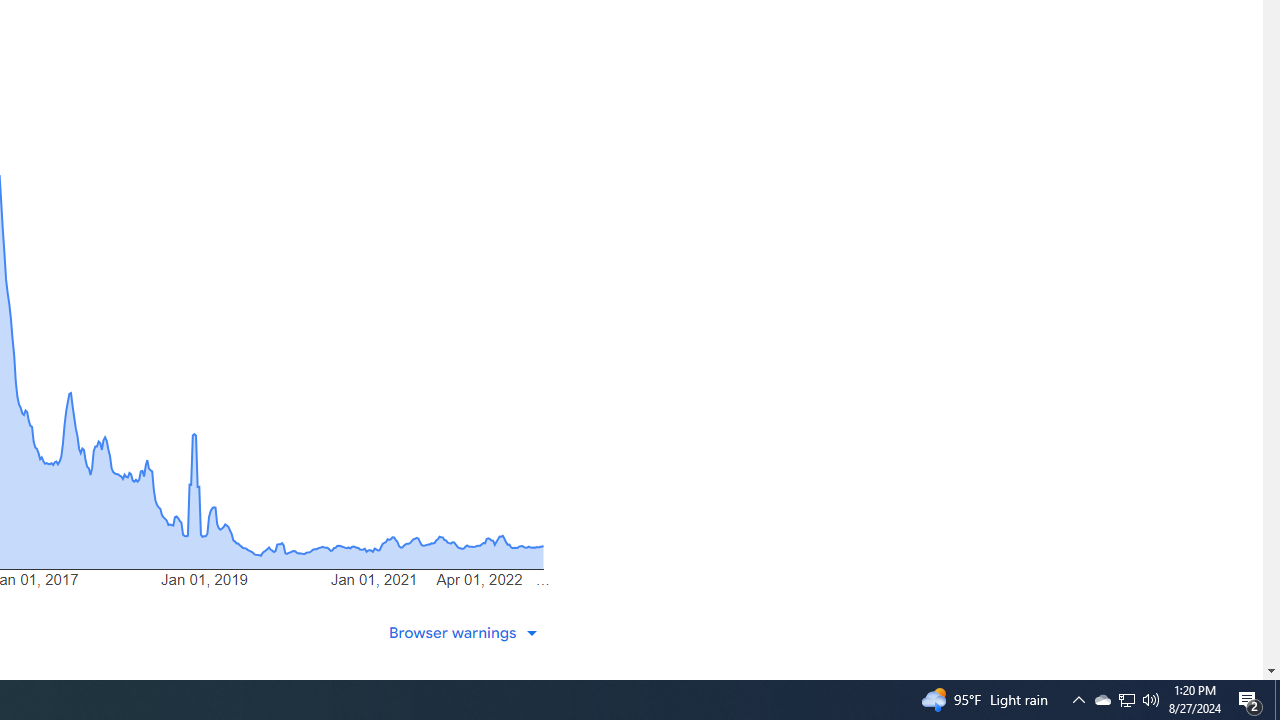 The image size is (1280, 720). I want to click on 'Browser warnings', so click(466, 632).